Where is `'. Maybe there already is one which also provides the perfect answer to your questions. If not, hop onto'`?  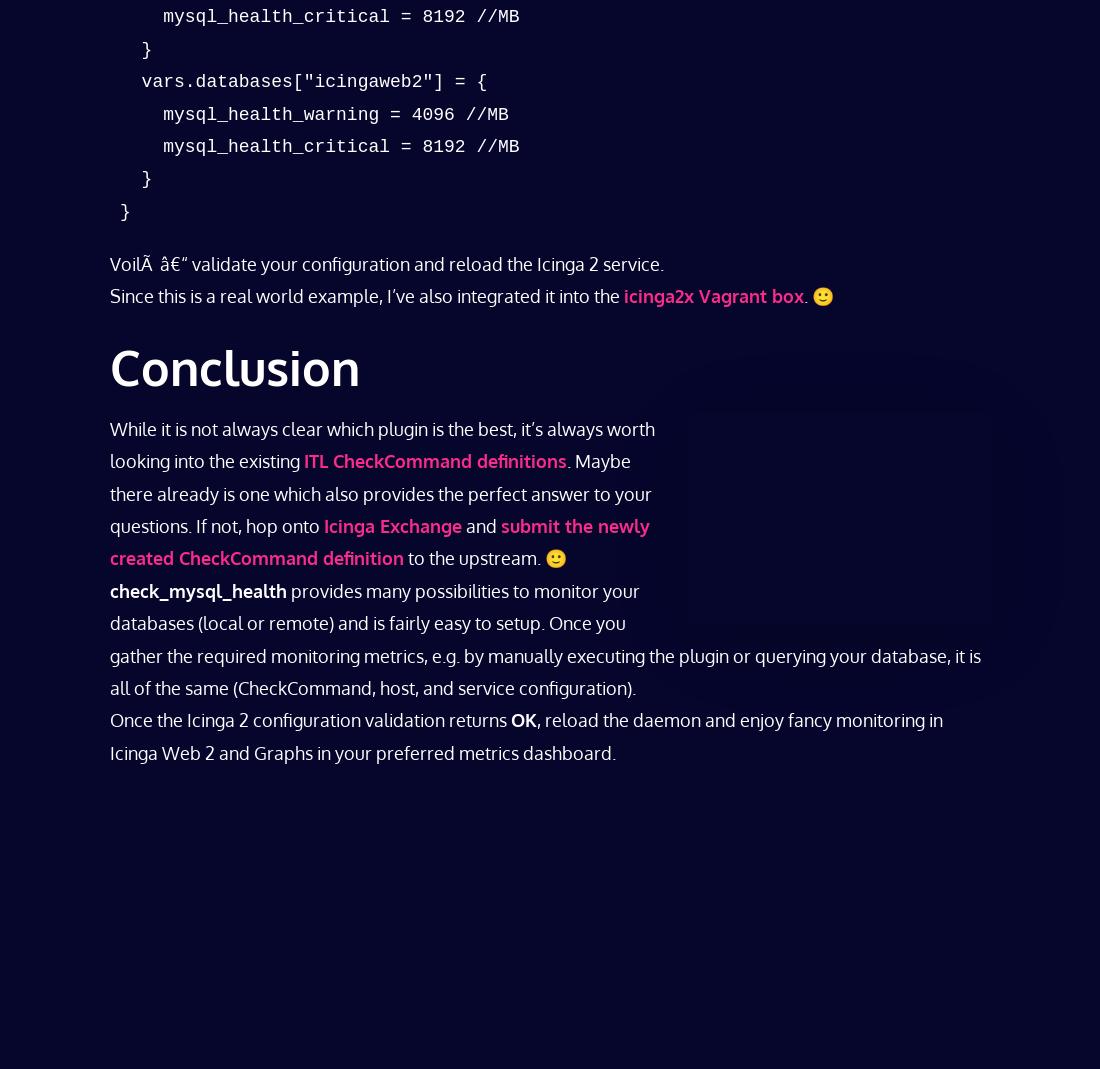 '. Maybe there already is one which also provides the perfect answer to your questions. If not, hop onto' is located at coordinates (381, 492).